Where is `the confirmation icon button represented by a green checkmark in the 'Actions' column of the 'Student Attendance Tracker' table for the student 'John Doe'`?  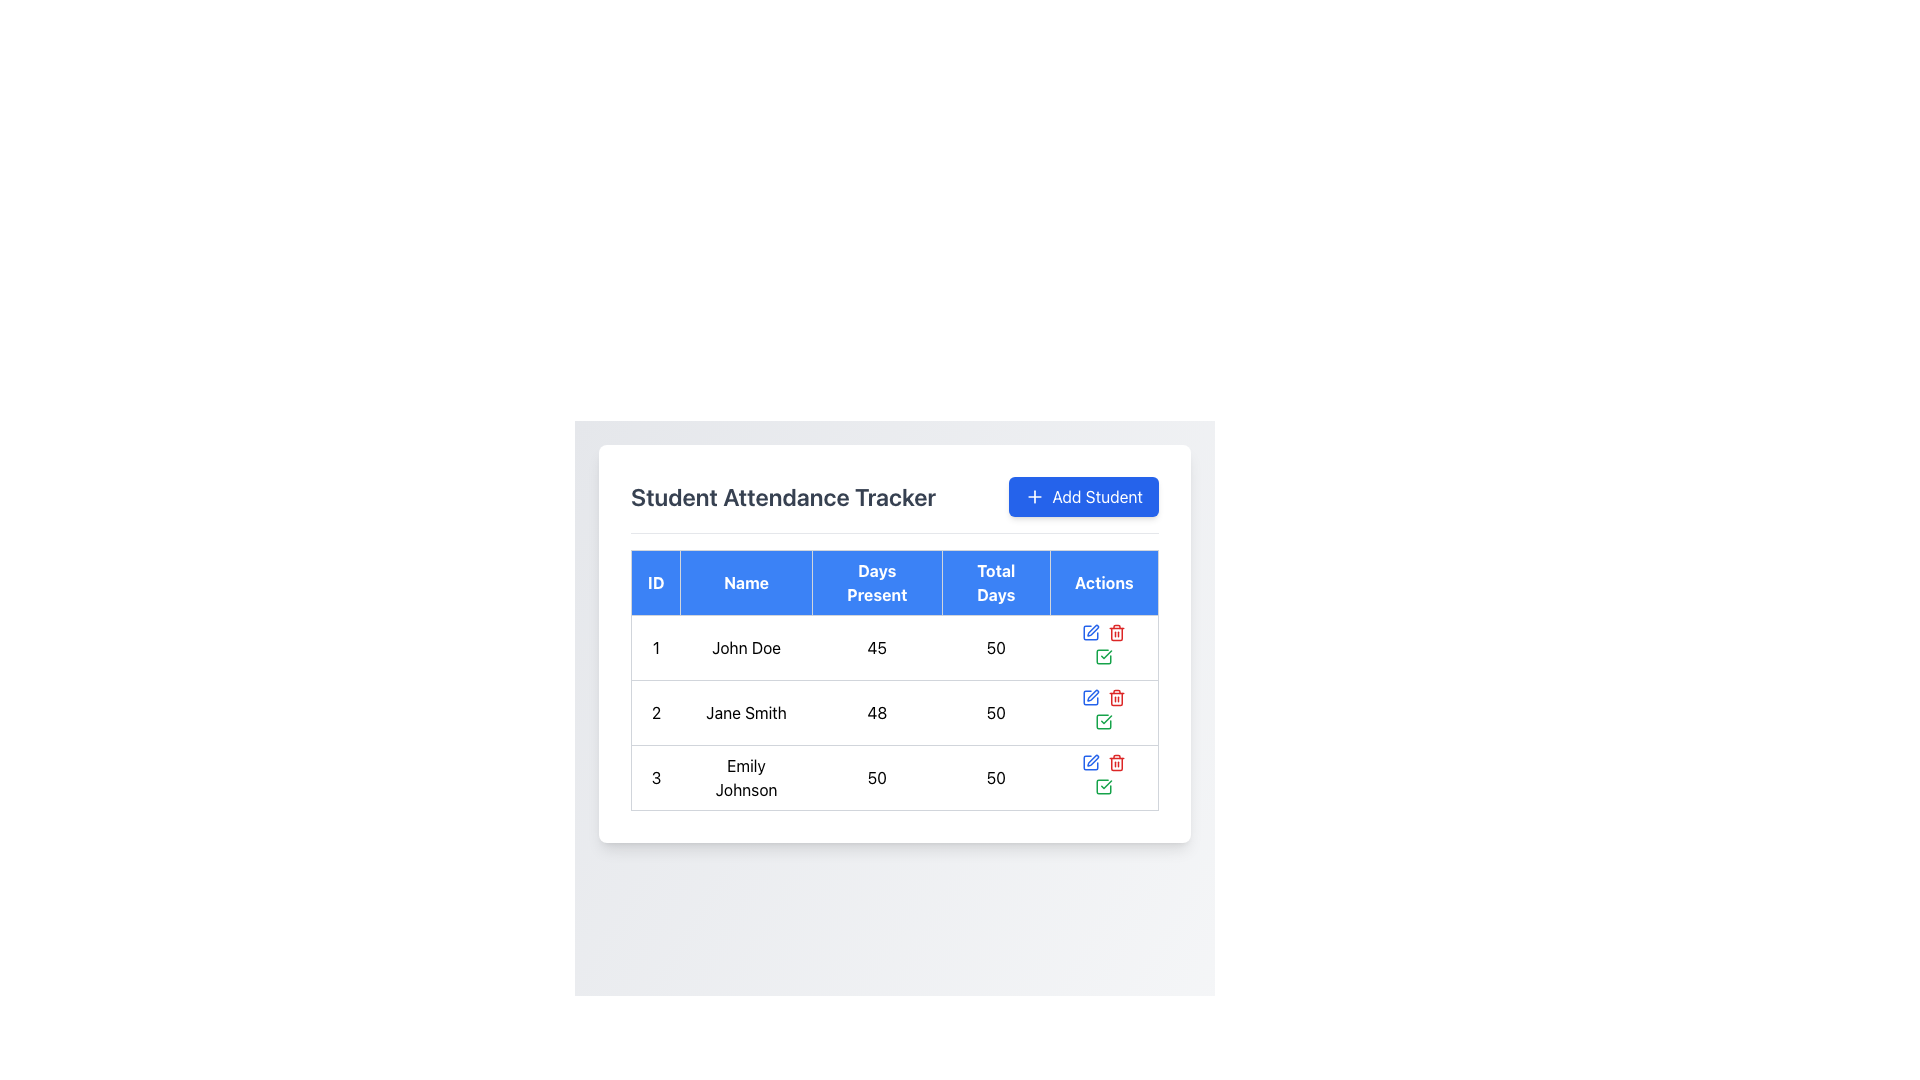
the confirmation icon button represented by a green checkmark in the 'Actions' column of the 'Student Attendance Tracker' table for the student 'John Doe' is located at coordinates (1103, 648).